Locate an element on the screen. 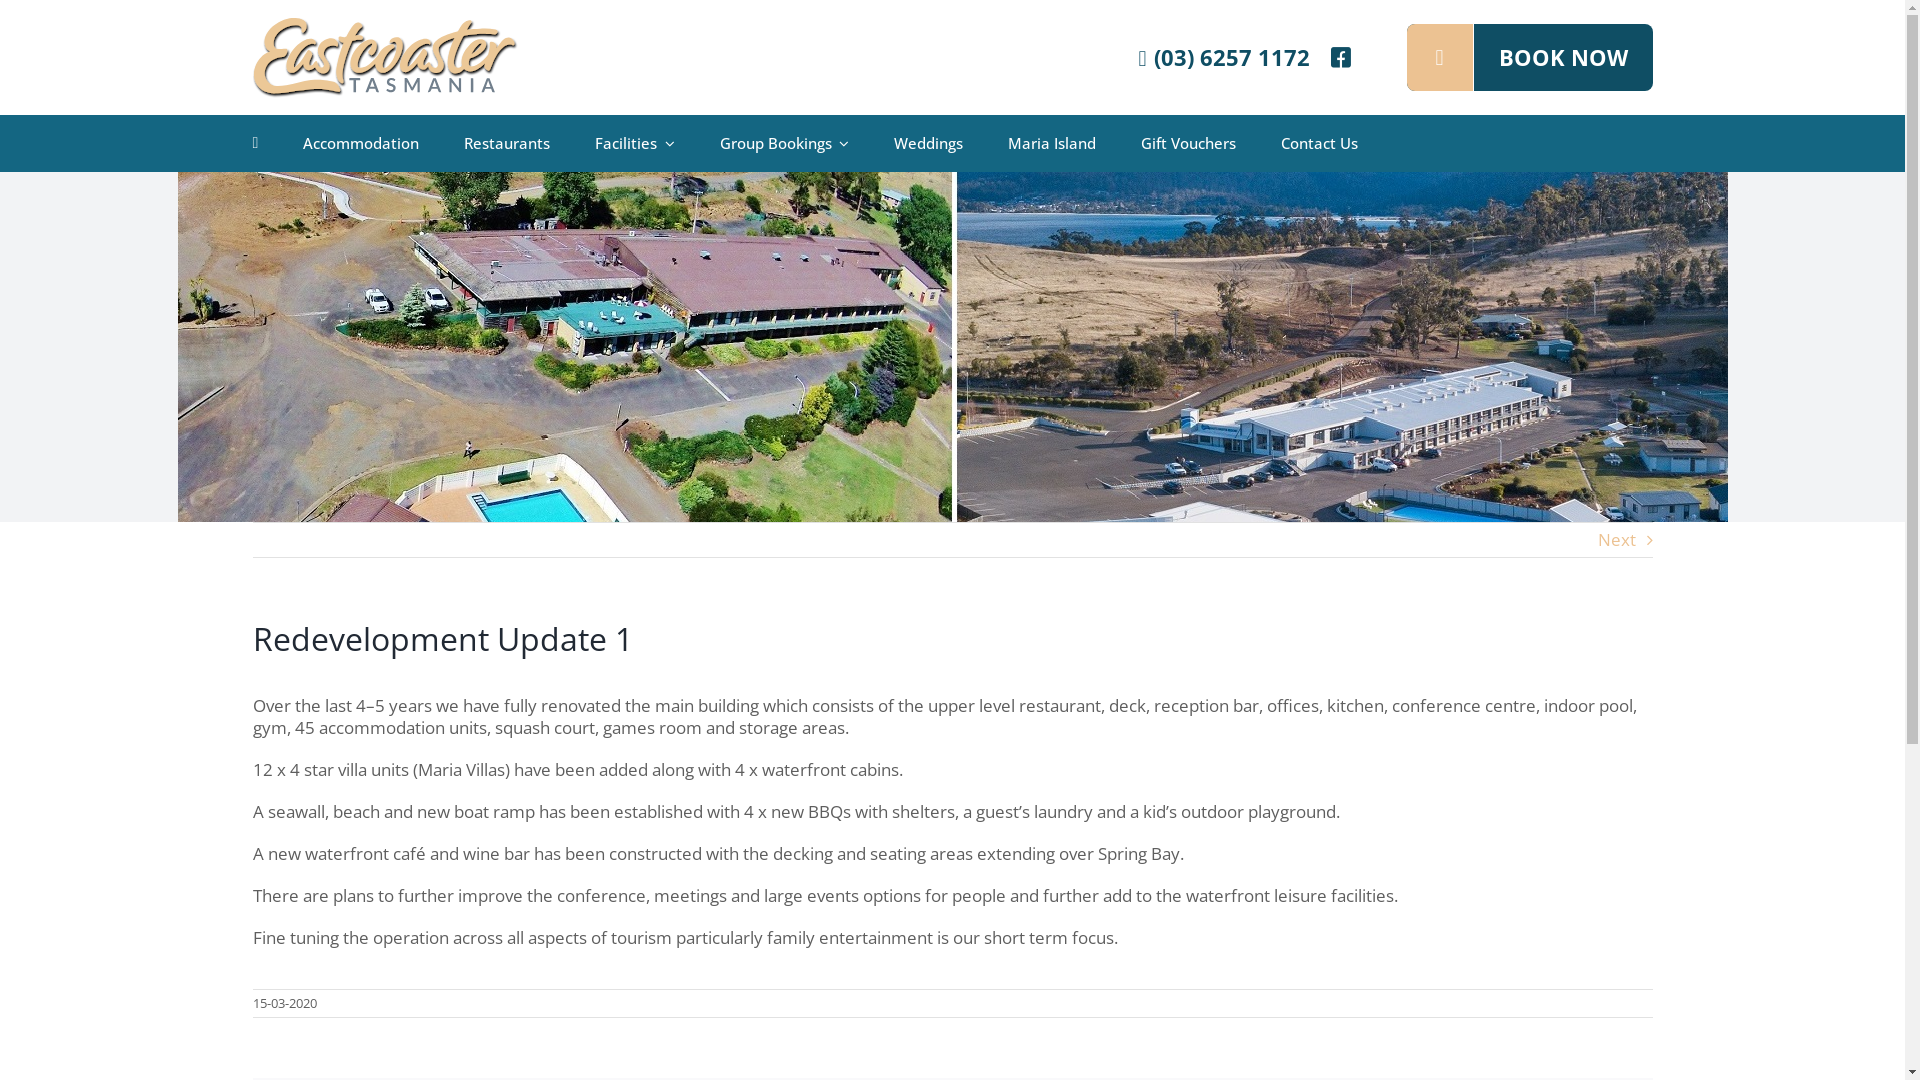 This screenshot has height=1080, width=1920. 'Facilities' is located at coordinates (633, 142).